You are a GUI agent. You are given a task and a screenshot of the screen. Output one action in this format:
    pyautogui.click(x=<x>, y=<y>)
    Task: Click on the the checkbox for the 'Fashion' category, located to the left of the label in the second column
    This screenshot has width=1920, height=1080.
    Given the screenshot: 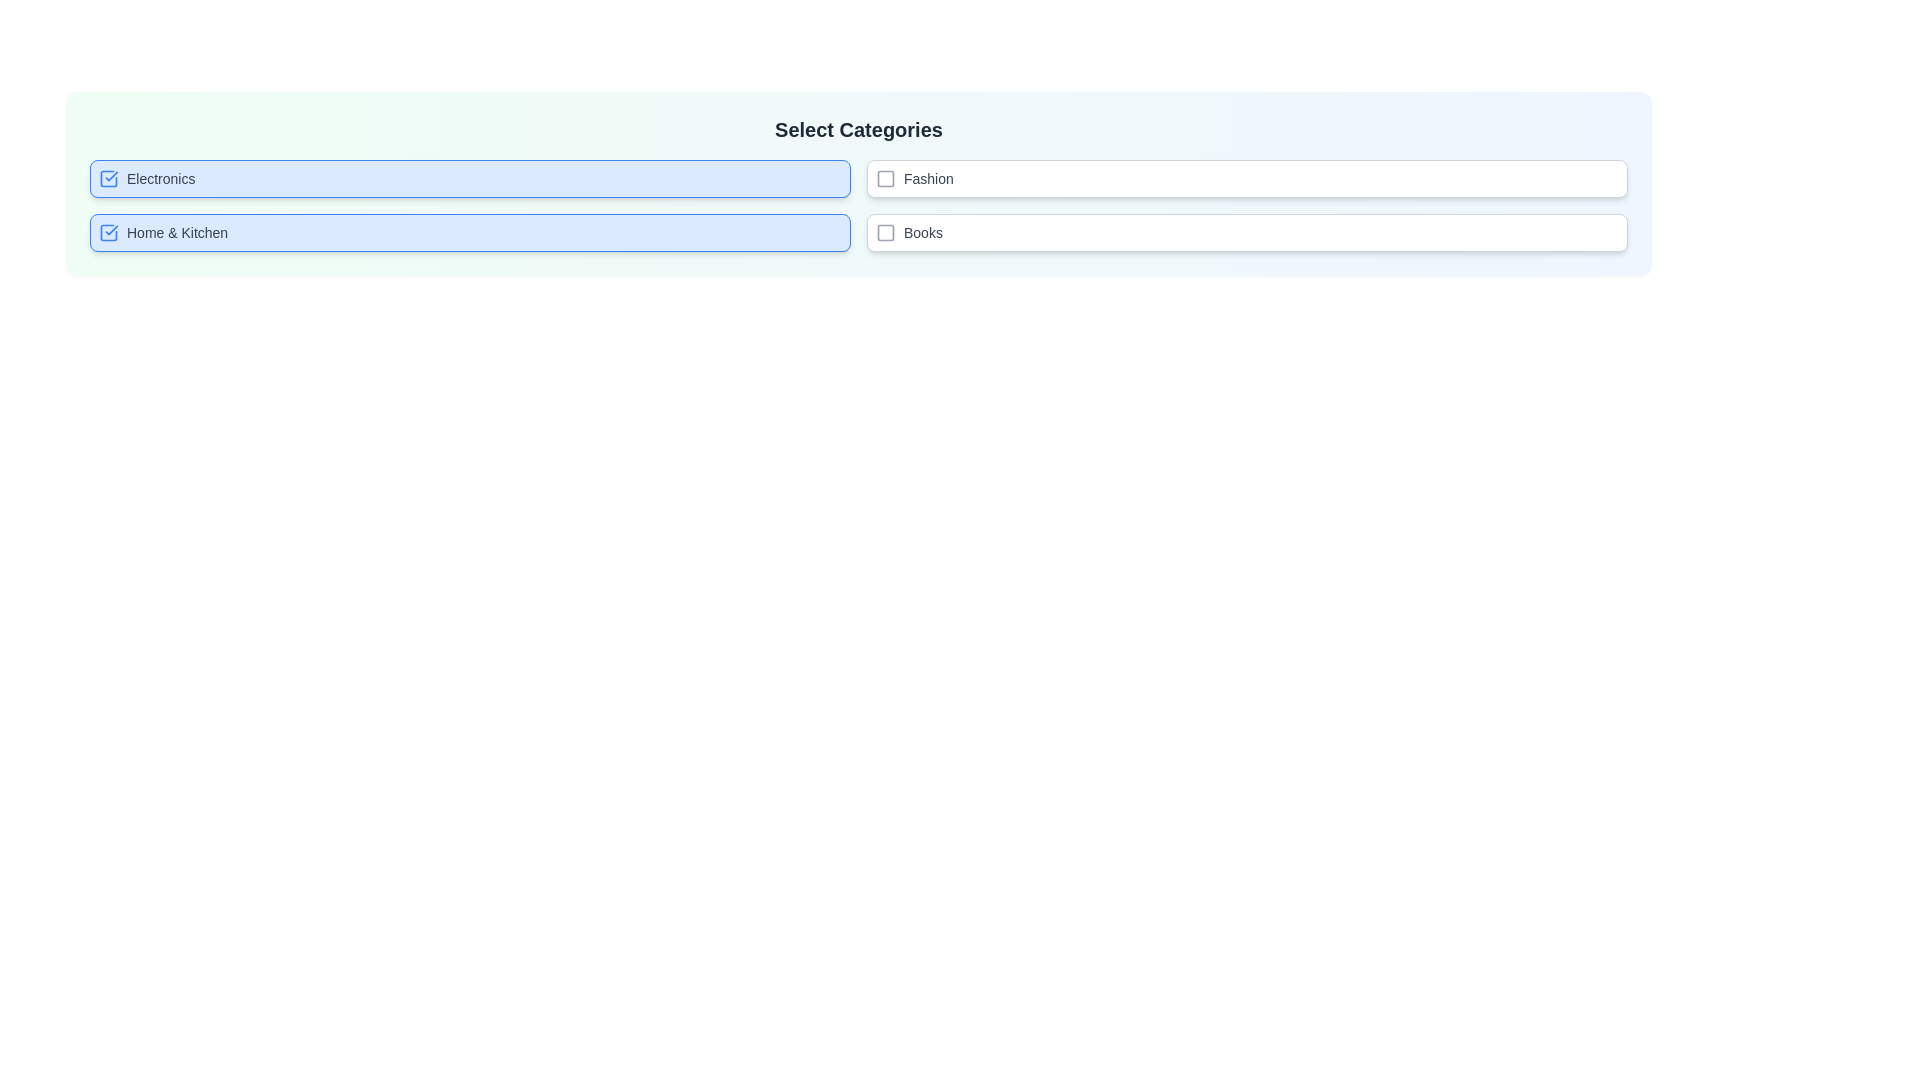 What is the action you would take?
    pyautogui.click(x=885, y=177)
    